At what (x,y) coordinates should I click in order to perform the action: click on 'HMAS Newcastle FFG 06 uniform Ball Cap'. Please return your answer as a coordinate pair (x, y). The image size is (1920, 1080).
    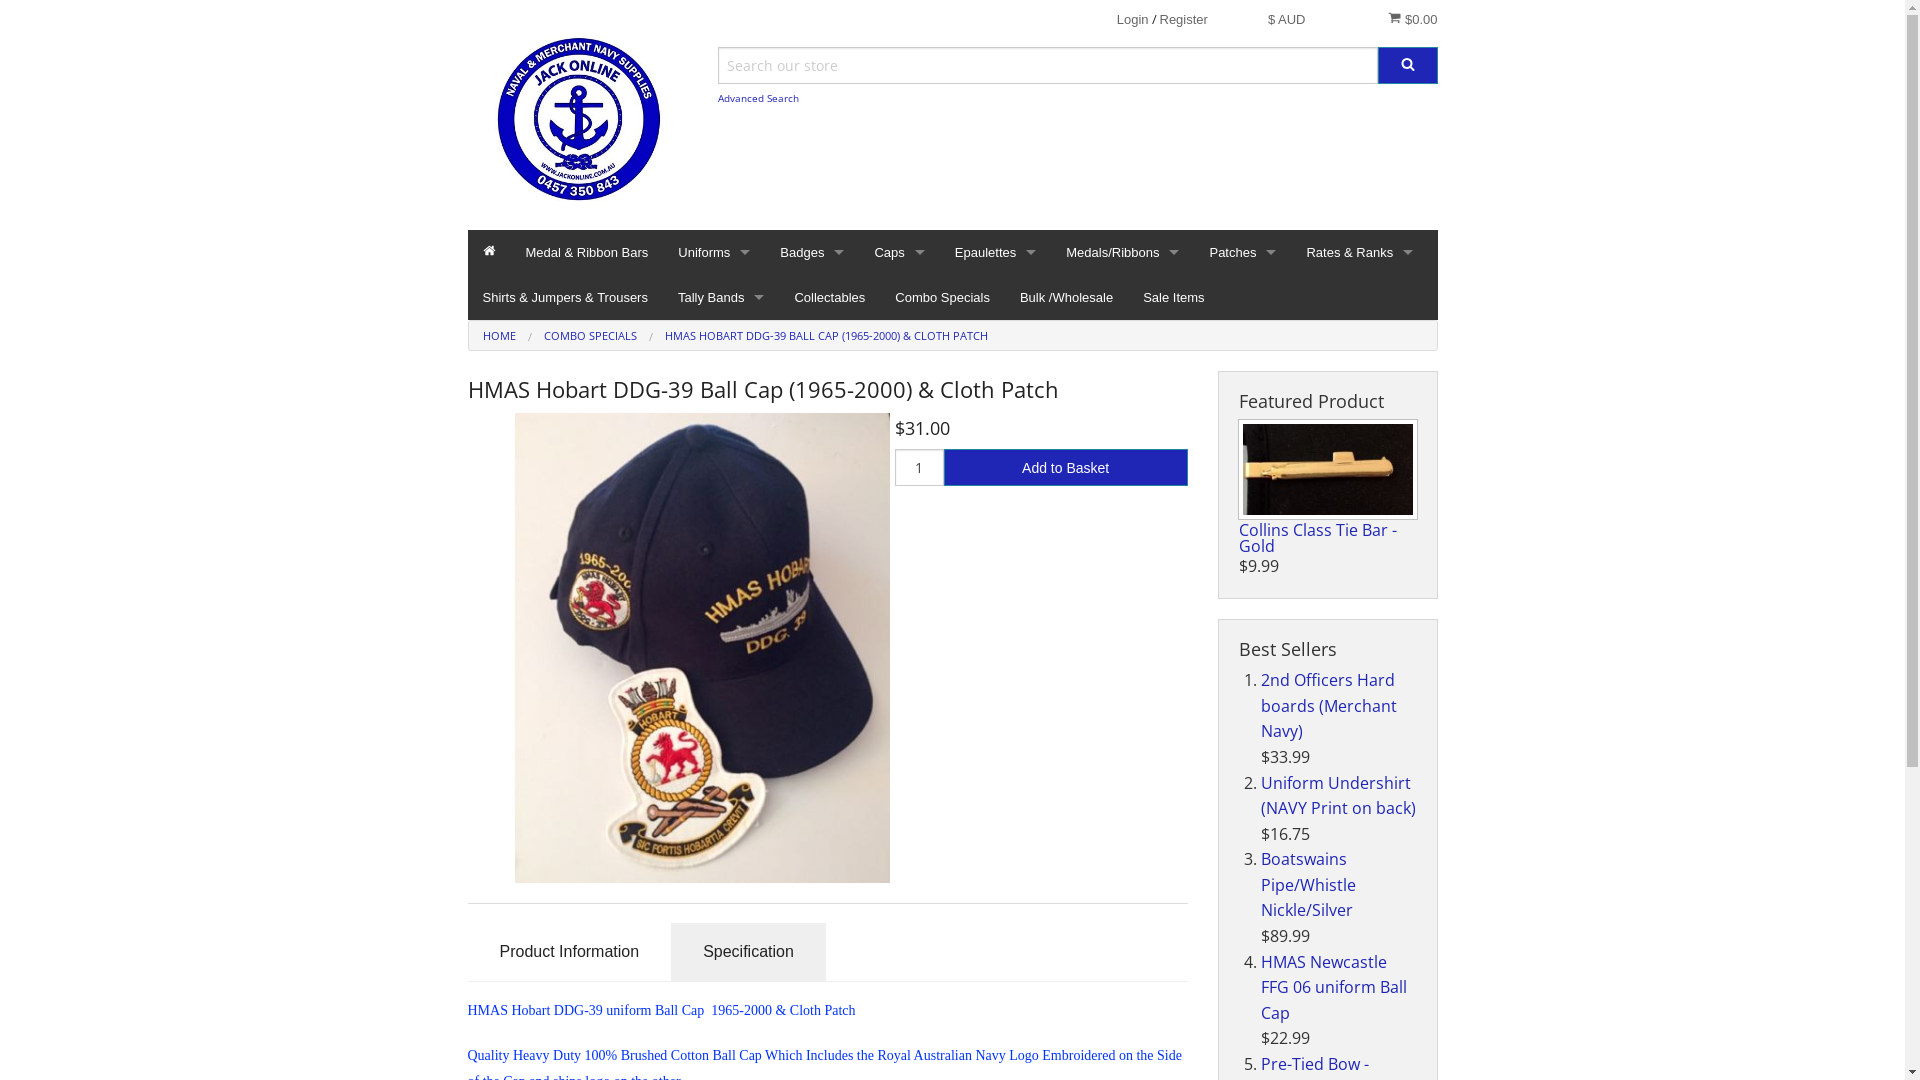
    Looking at the image, I should click on (1260, 986).